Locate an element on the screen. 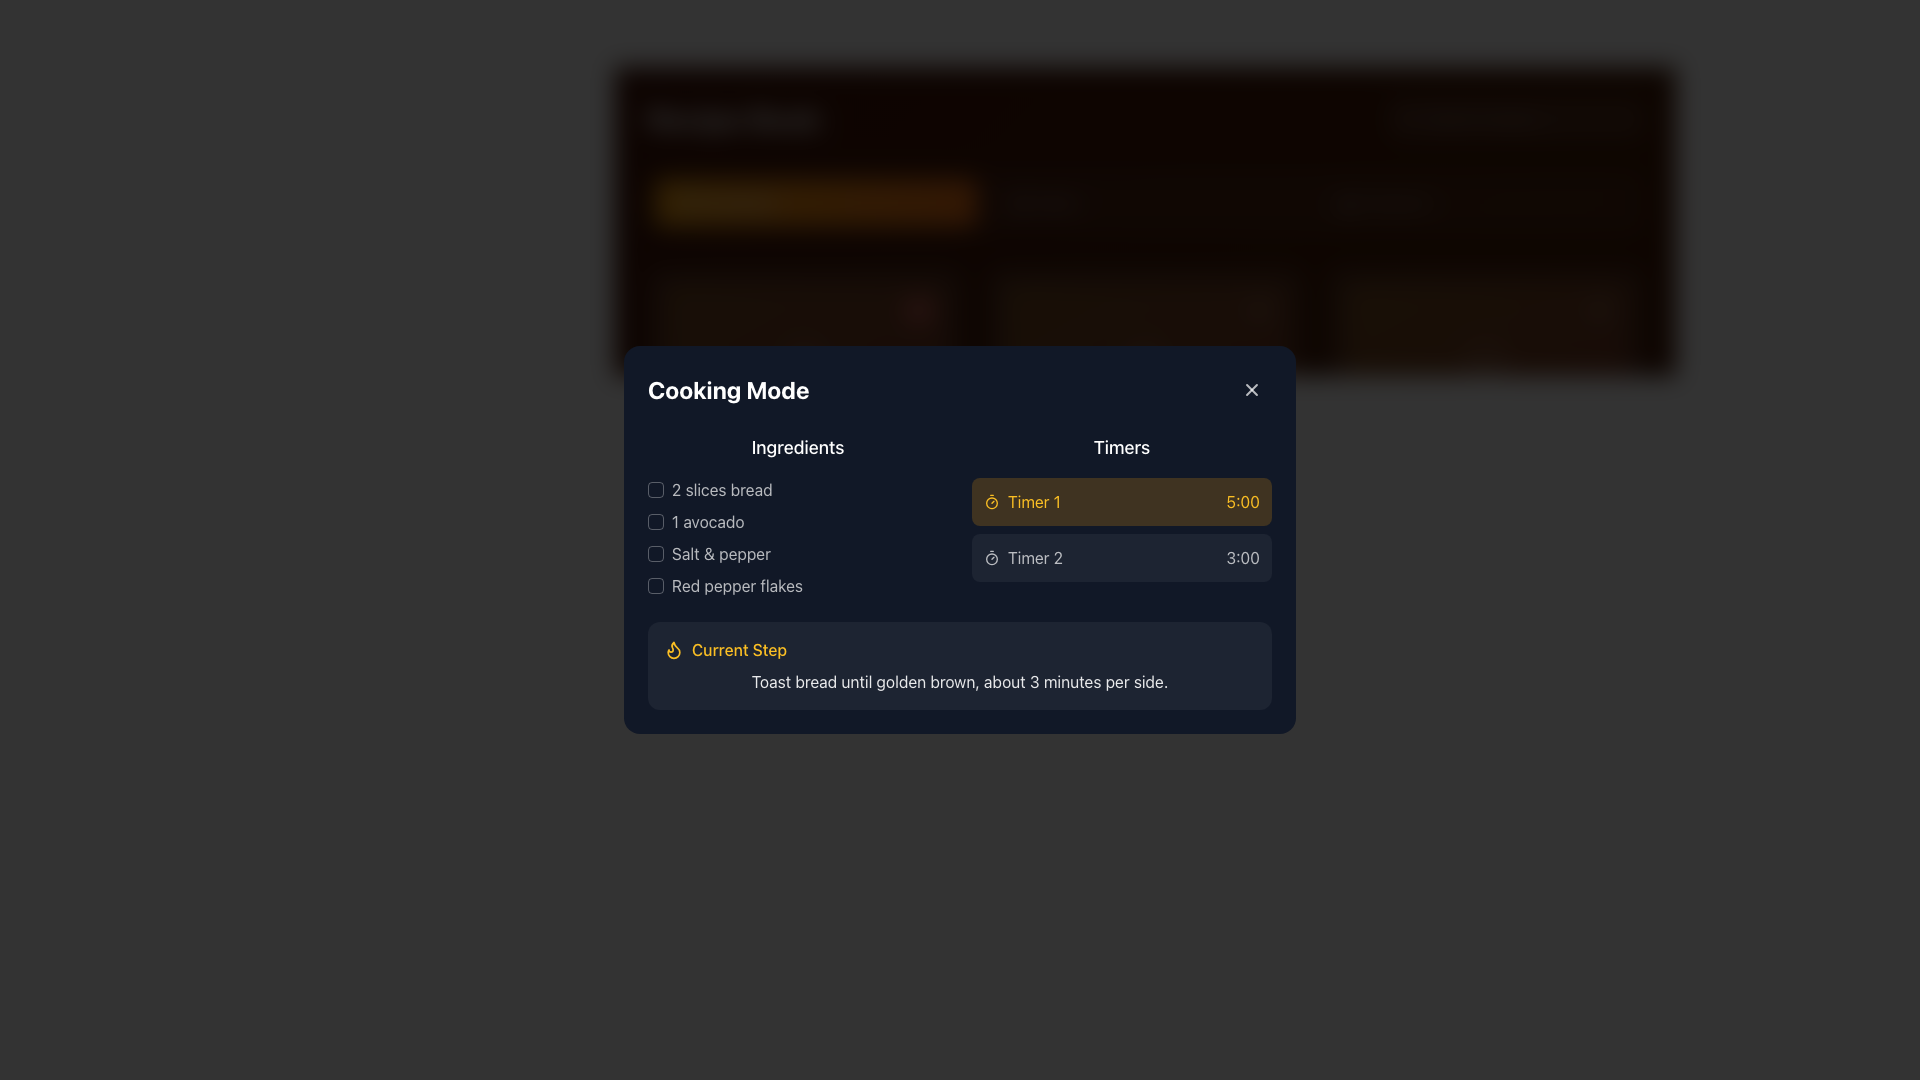  the flame-shaped icon with a thin yellow outline located to the left of the text 'Current Step' for its symbolic meaning is located at coordinates (673, 650).